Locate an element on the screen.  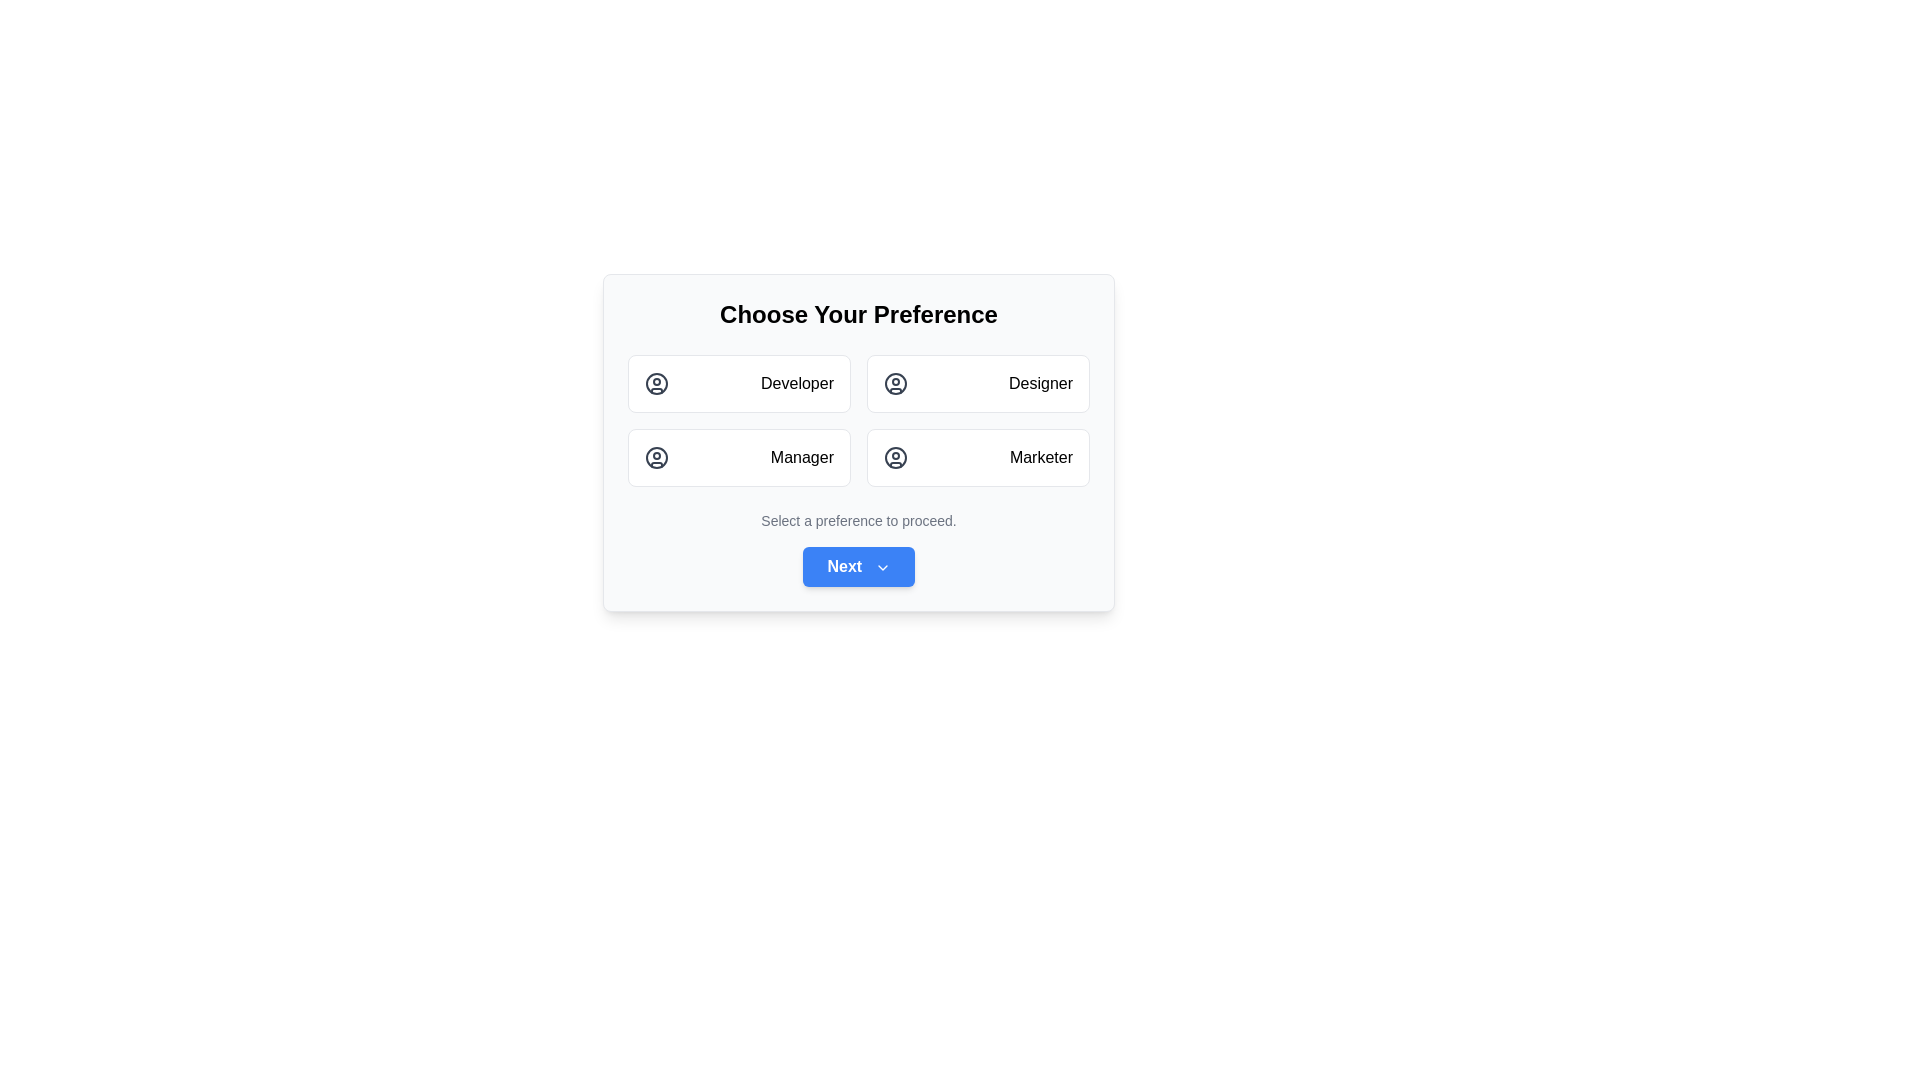
the outermost circle of the user profile icon in the 'Marketer' preference card, which is the fourth card from the left in the grid layout is located at coordinates (895, 458).